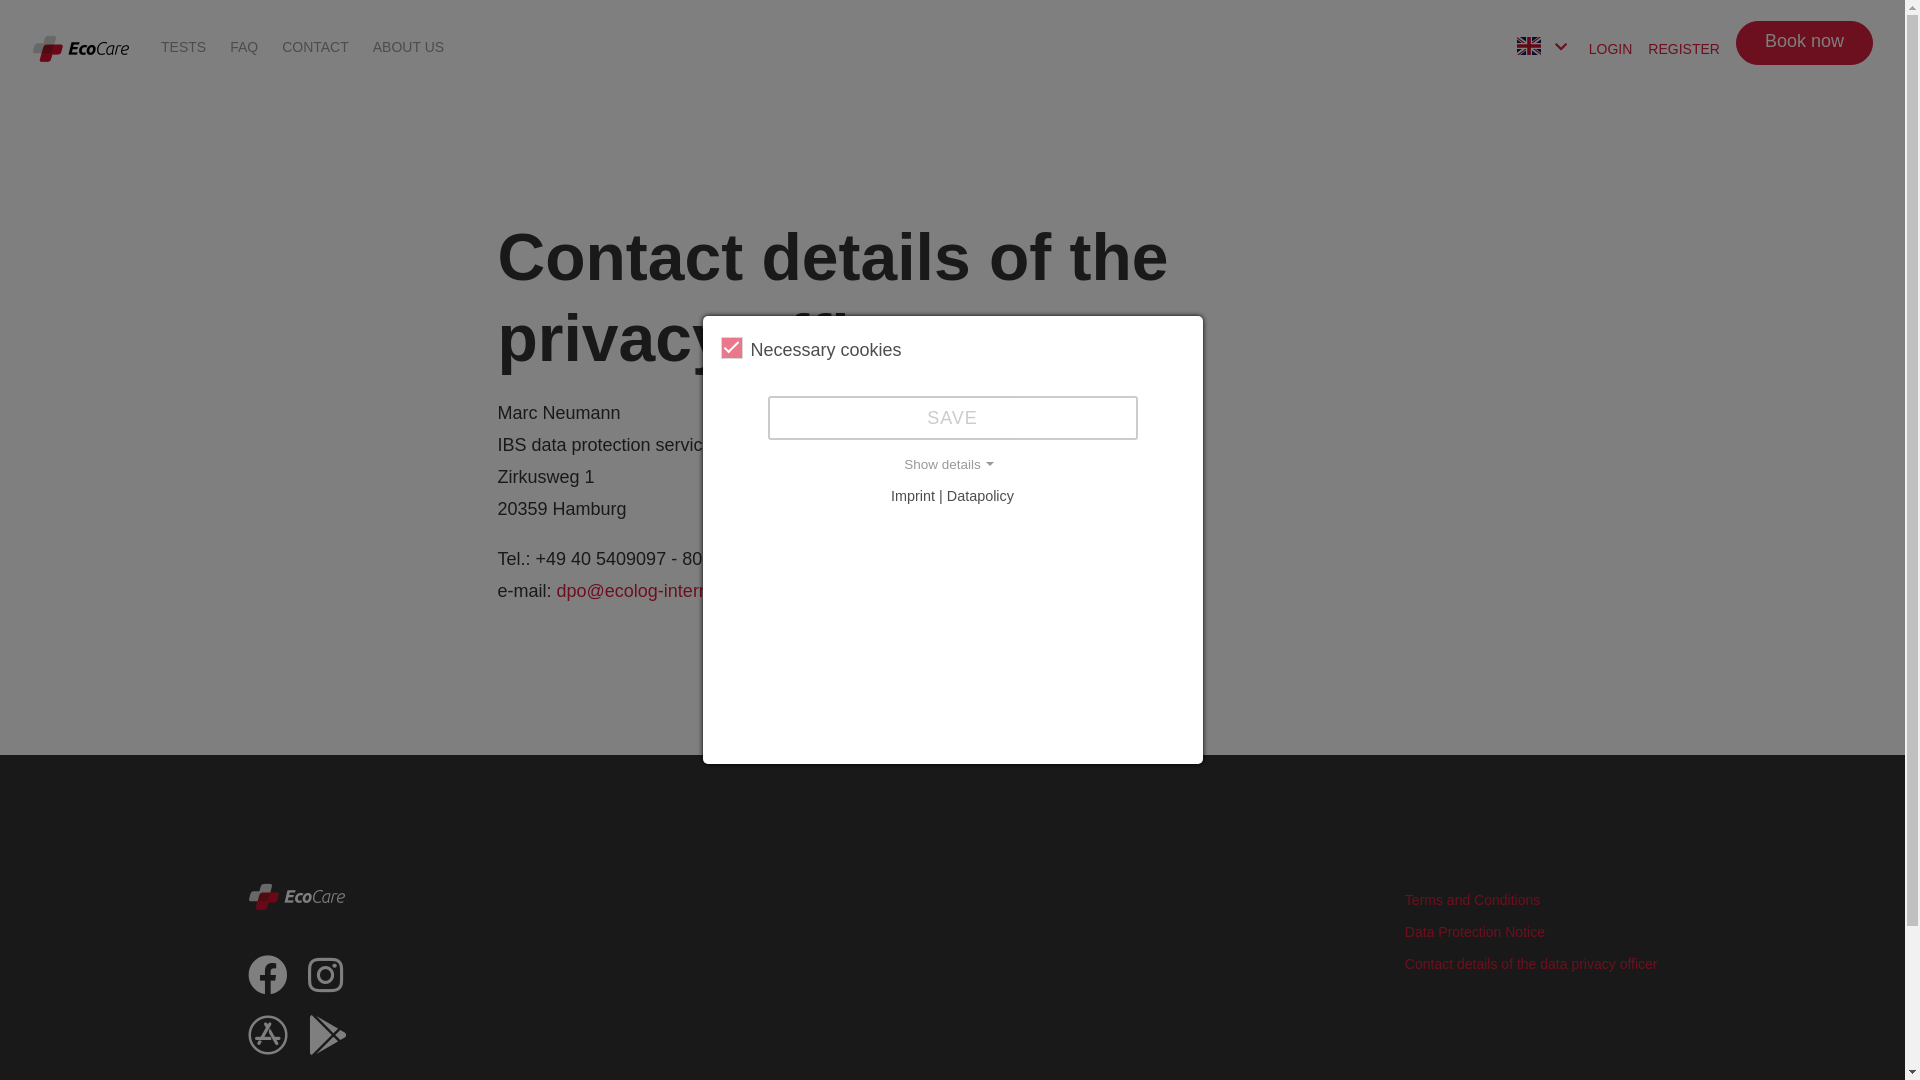 The width and height of the screenshot is (1920, 1080). What do you see at coordinates (327, 1043) in the screenshot?
I see `'EcoCare Android App'` at bounding box center [327, 1043].